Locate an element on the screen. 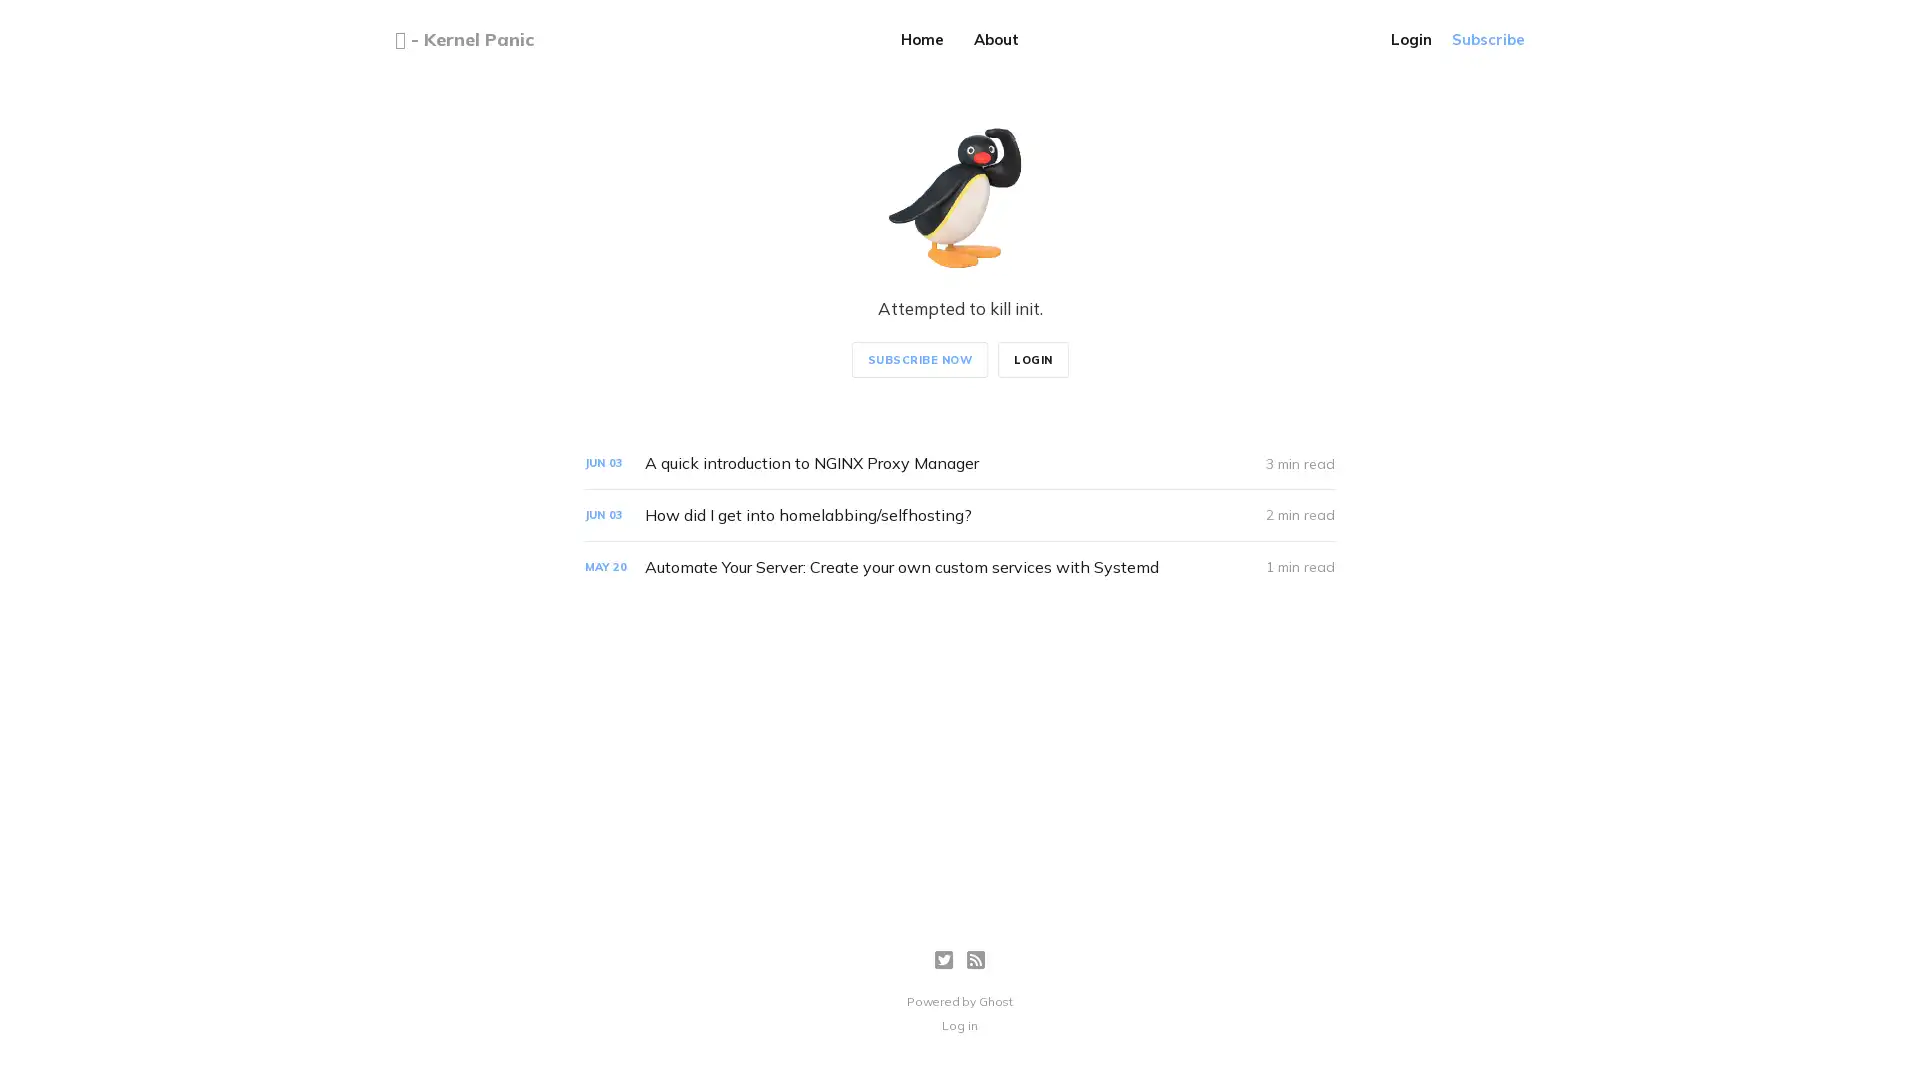 This screenshot has width=1920, height=1080. SUBSCRIBE NOW is located at coordinates (918, 358).